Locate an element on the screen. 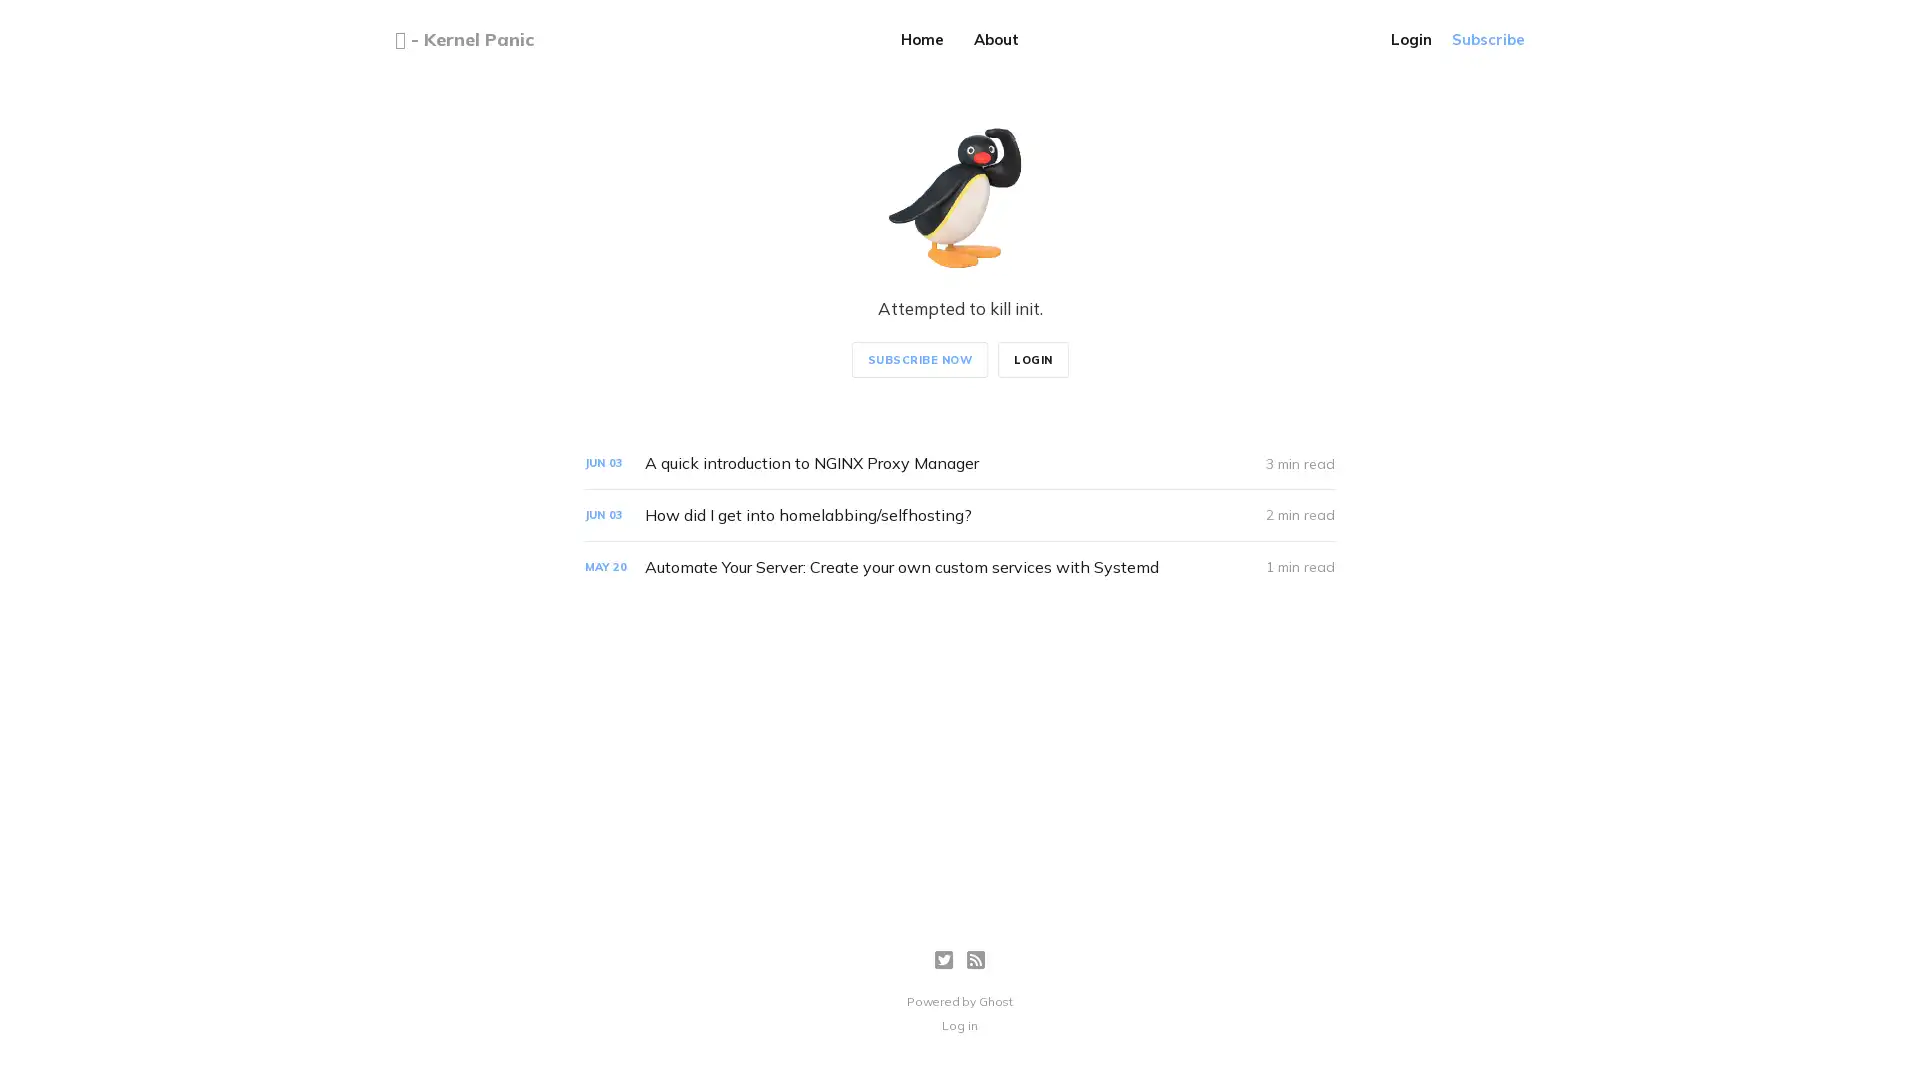 This screenshot has width=1920, height=1080. SUBSCRIBE NOW is located at coordinates (918, 358).